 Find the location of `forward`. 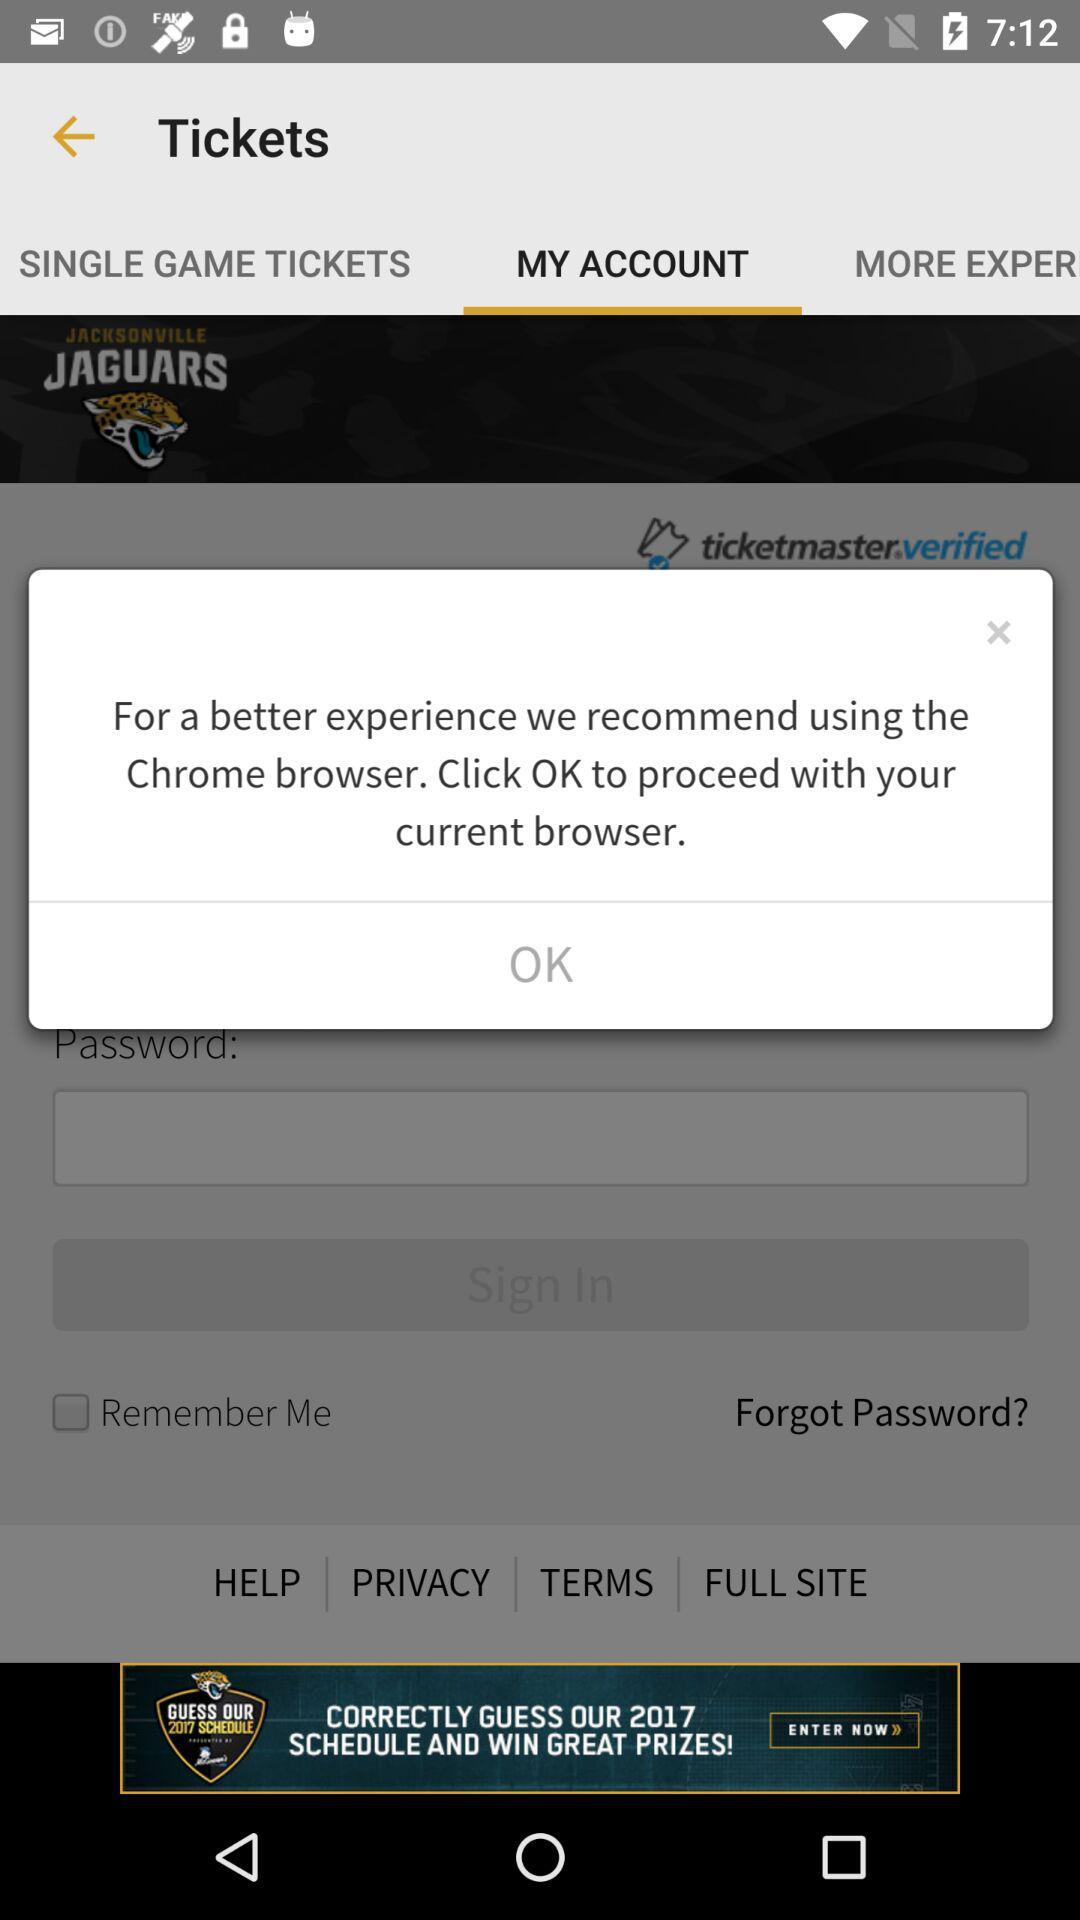

forward is located at coordinates (540, 988).